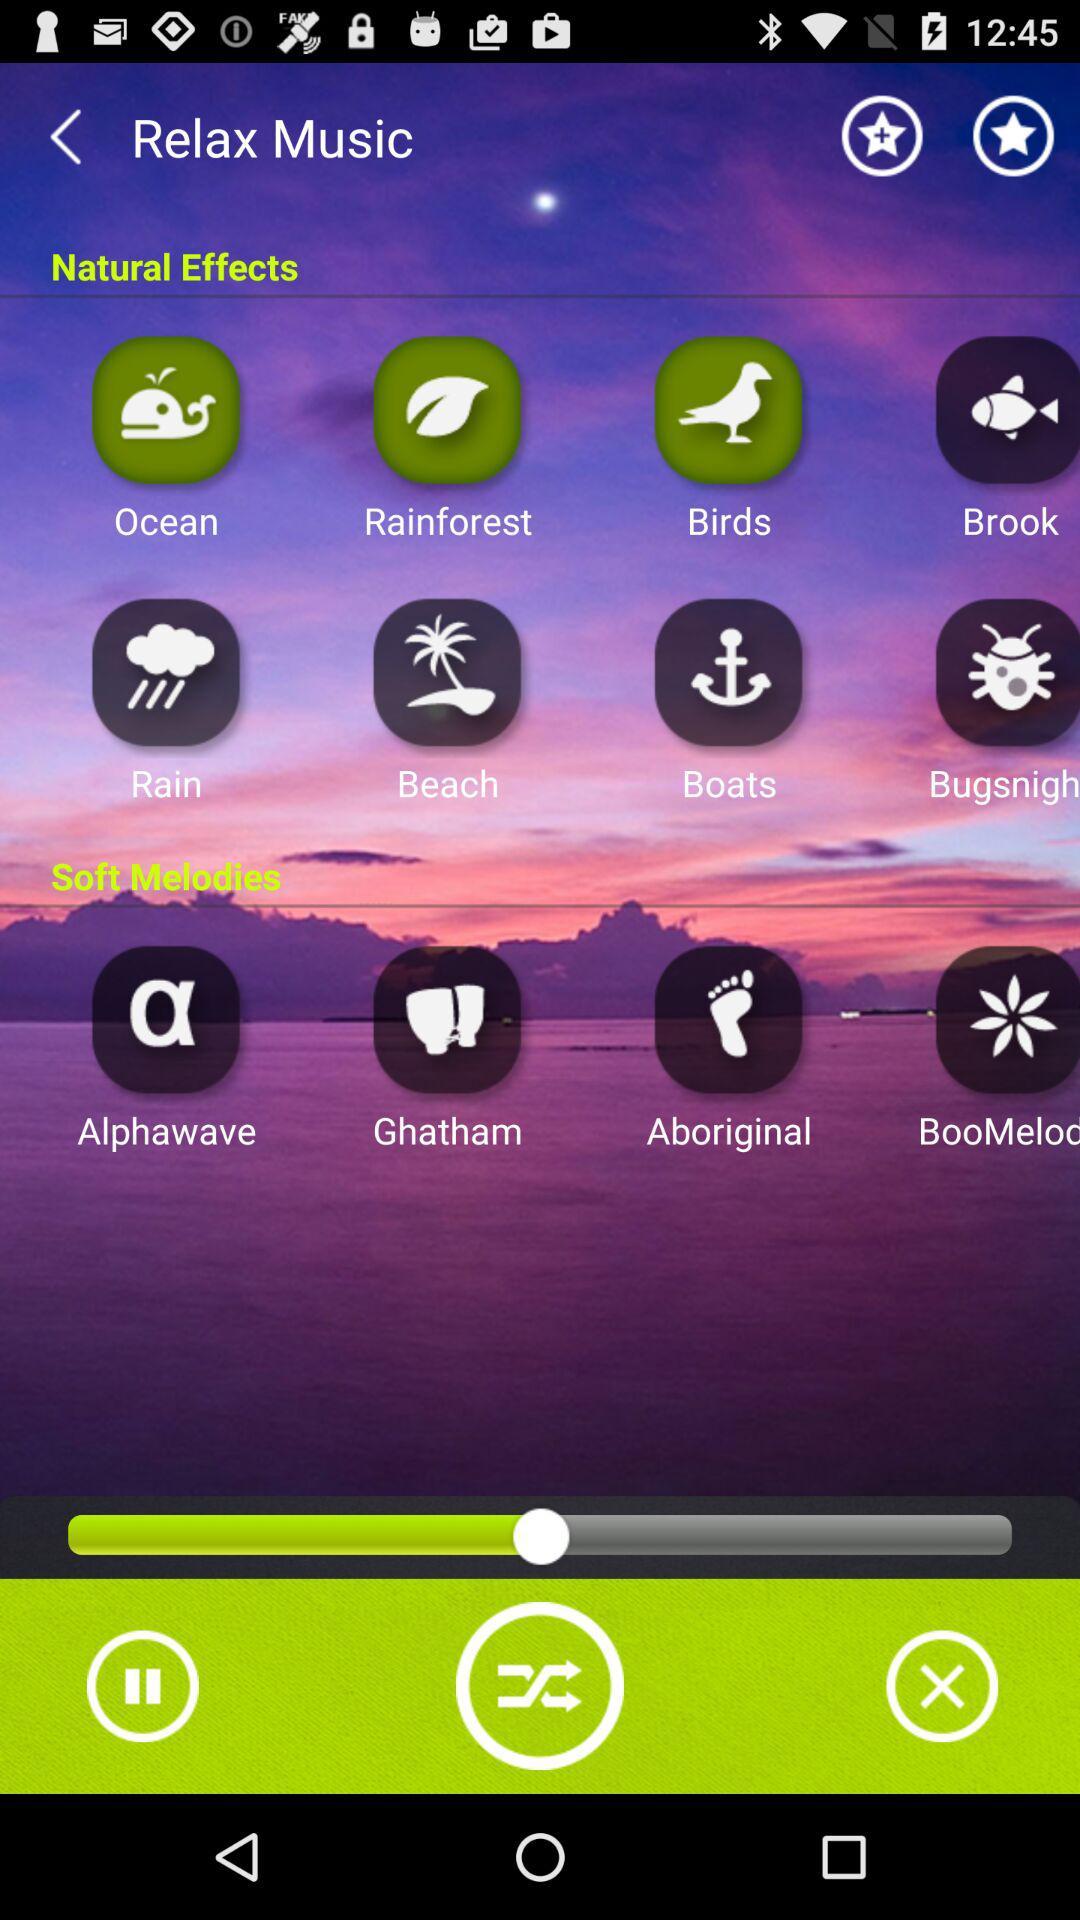 This screenshot has width=1080, height=1920. I want to click on acess ocean music, so click(165, 408).